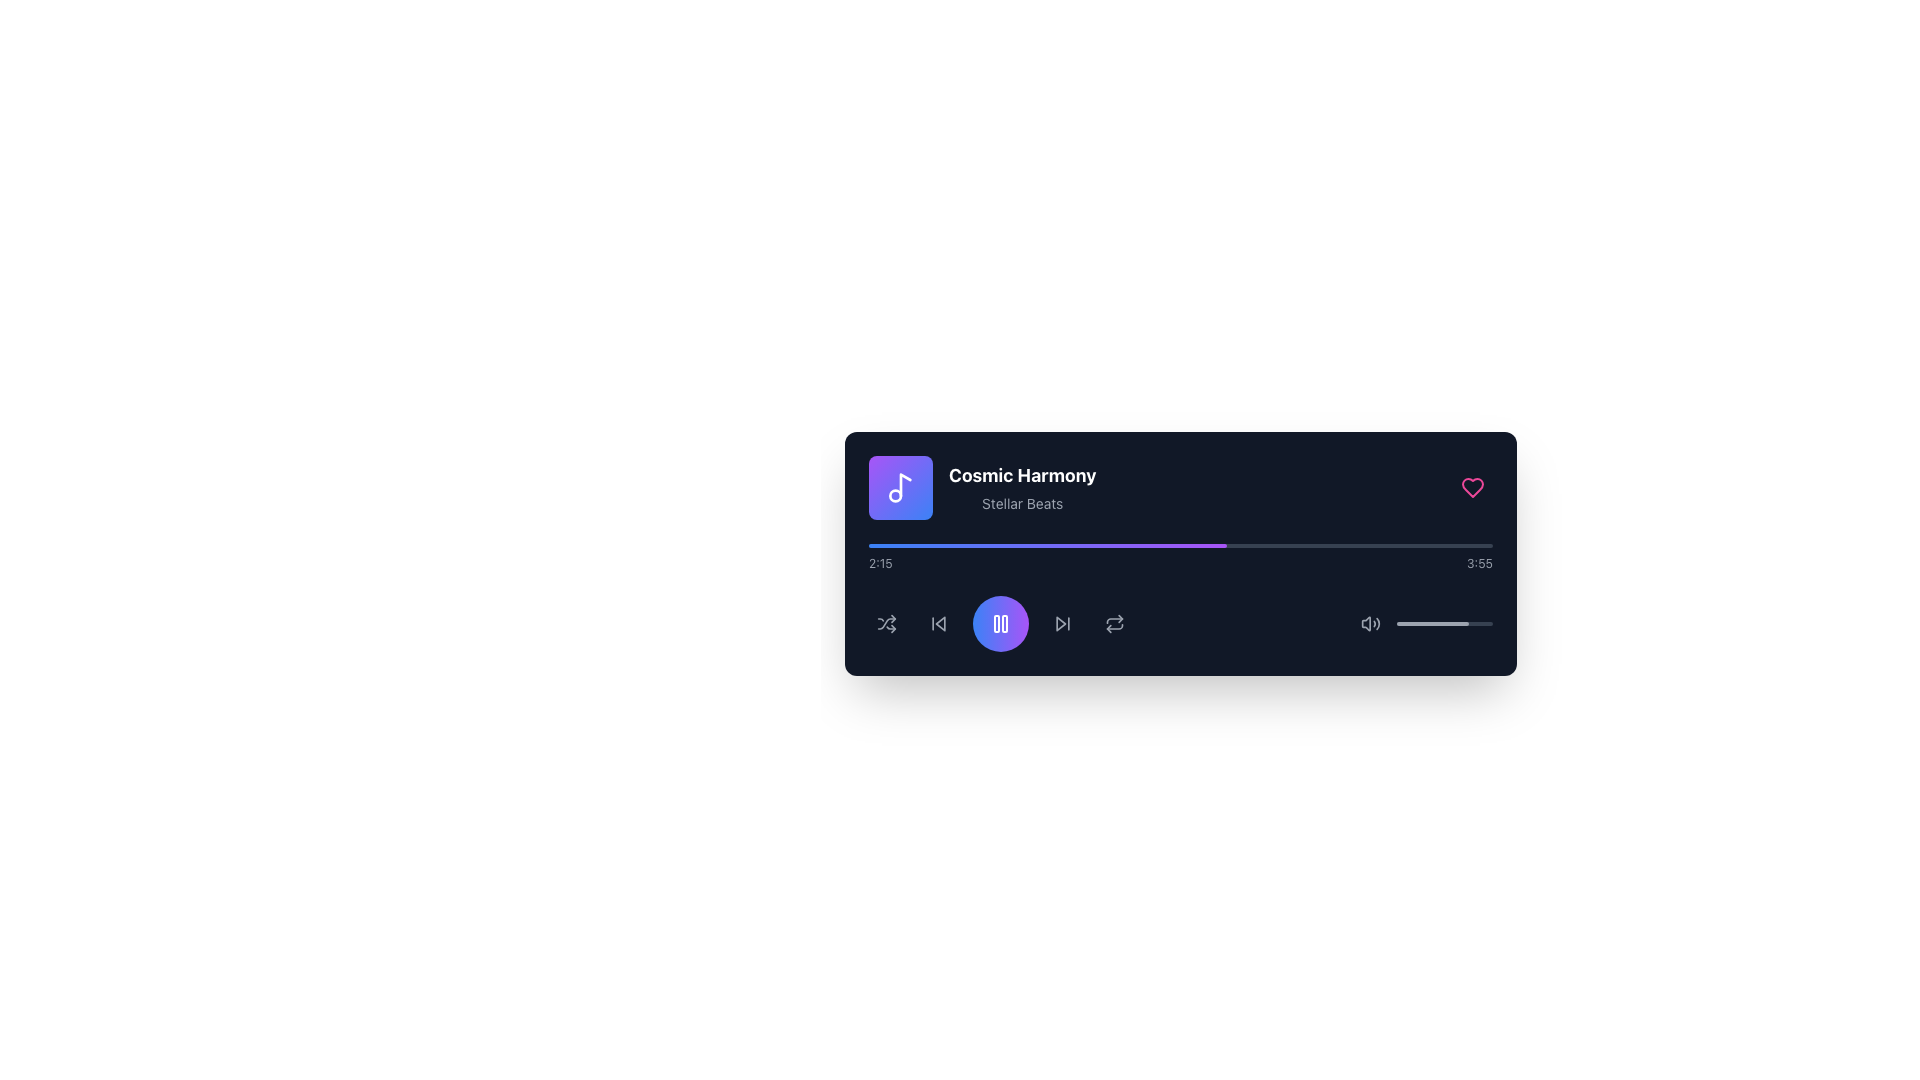 This screenshot has height=1080, width=1920. Describe the element at coordinates (1022, 488) in the screenshot. I see `text display element that shows 'Cosmic Harmony' in bold white text and 'Stellar Beats' below it, located on the right side of a square music icon` at that location.